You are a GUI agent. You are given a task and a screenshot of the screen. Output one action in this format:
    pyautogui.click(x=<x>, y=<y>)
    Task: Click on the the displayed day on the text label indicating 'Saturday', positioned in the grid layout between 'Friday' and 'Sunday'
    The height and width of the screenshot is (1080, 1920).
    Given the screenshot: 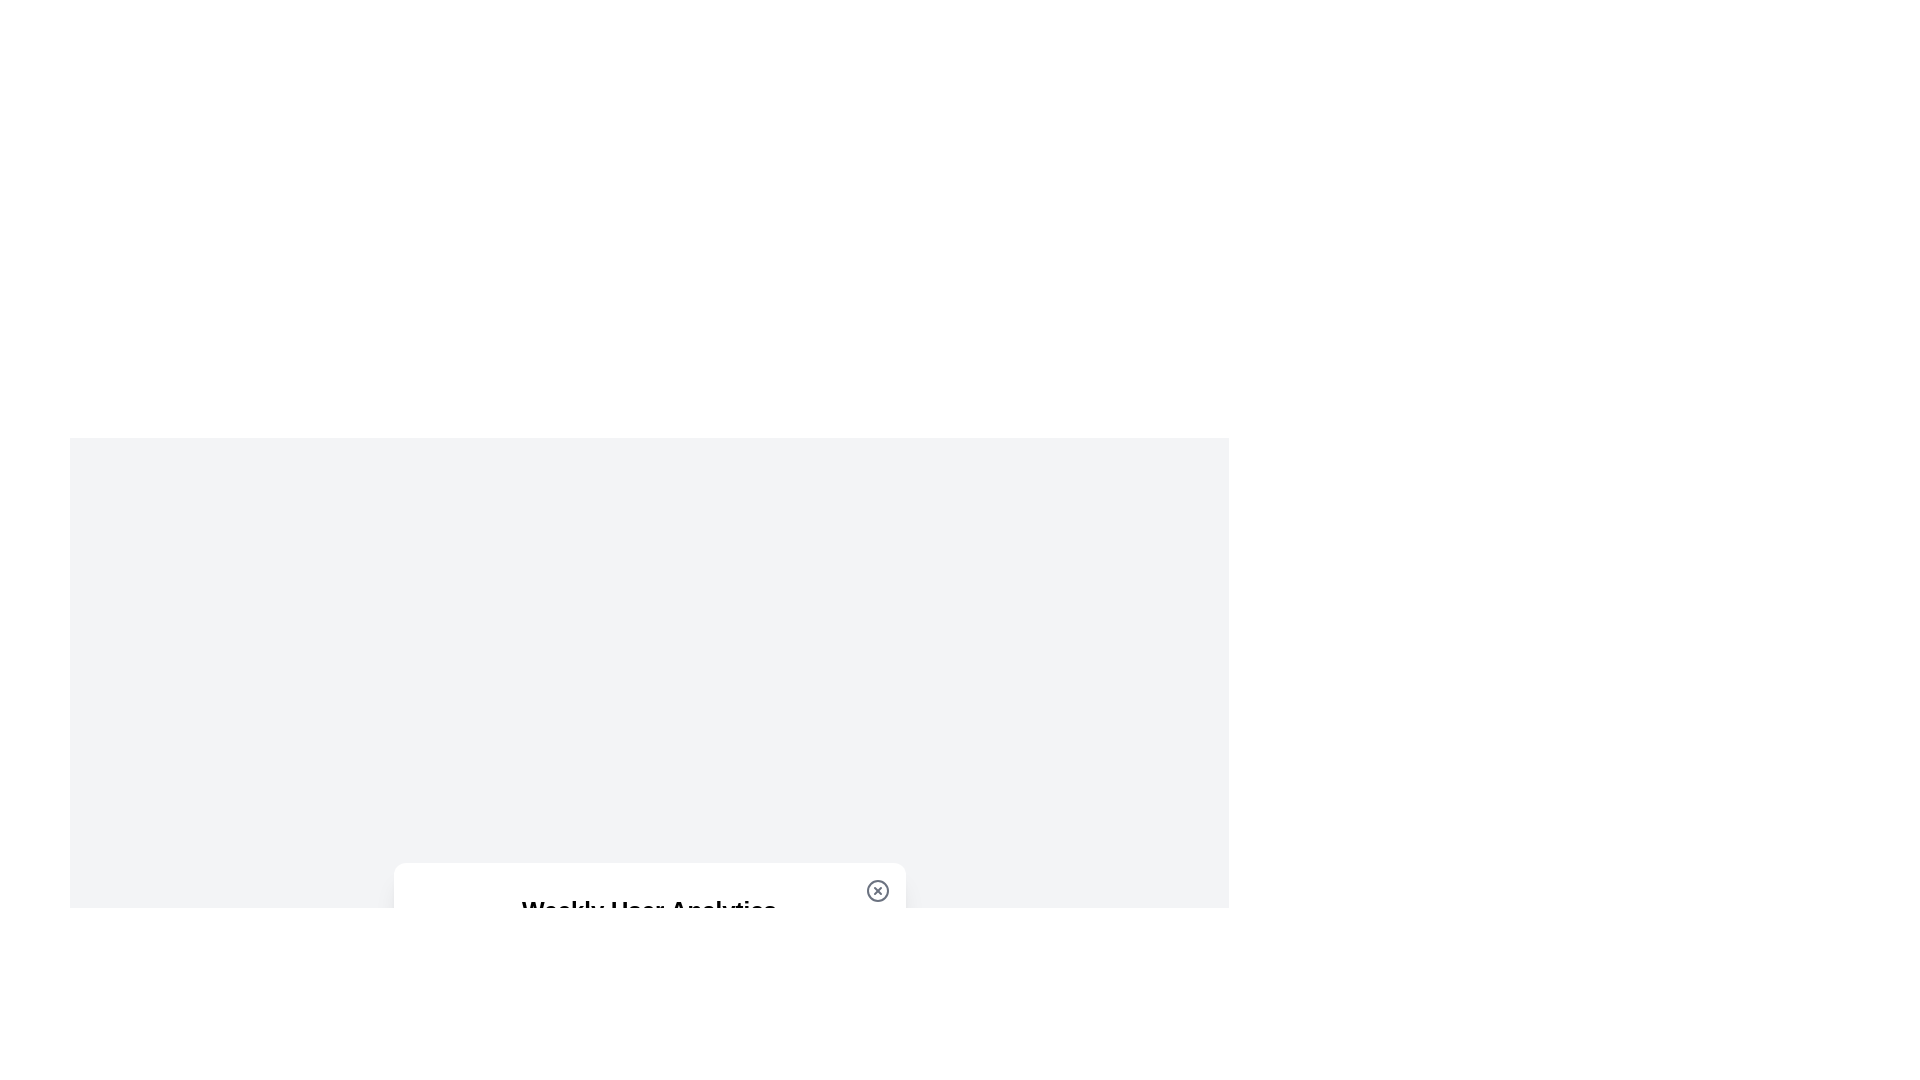 What is the action you would take?
    pyautogui.click(x=778, y=977)
    